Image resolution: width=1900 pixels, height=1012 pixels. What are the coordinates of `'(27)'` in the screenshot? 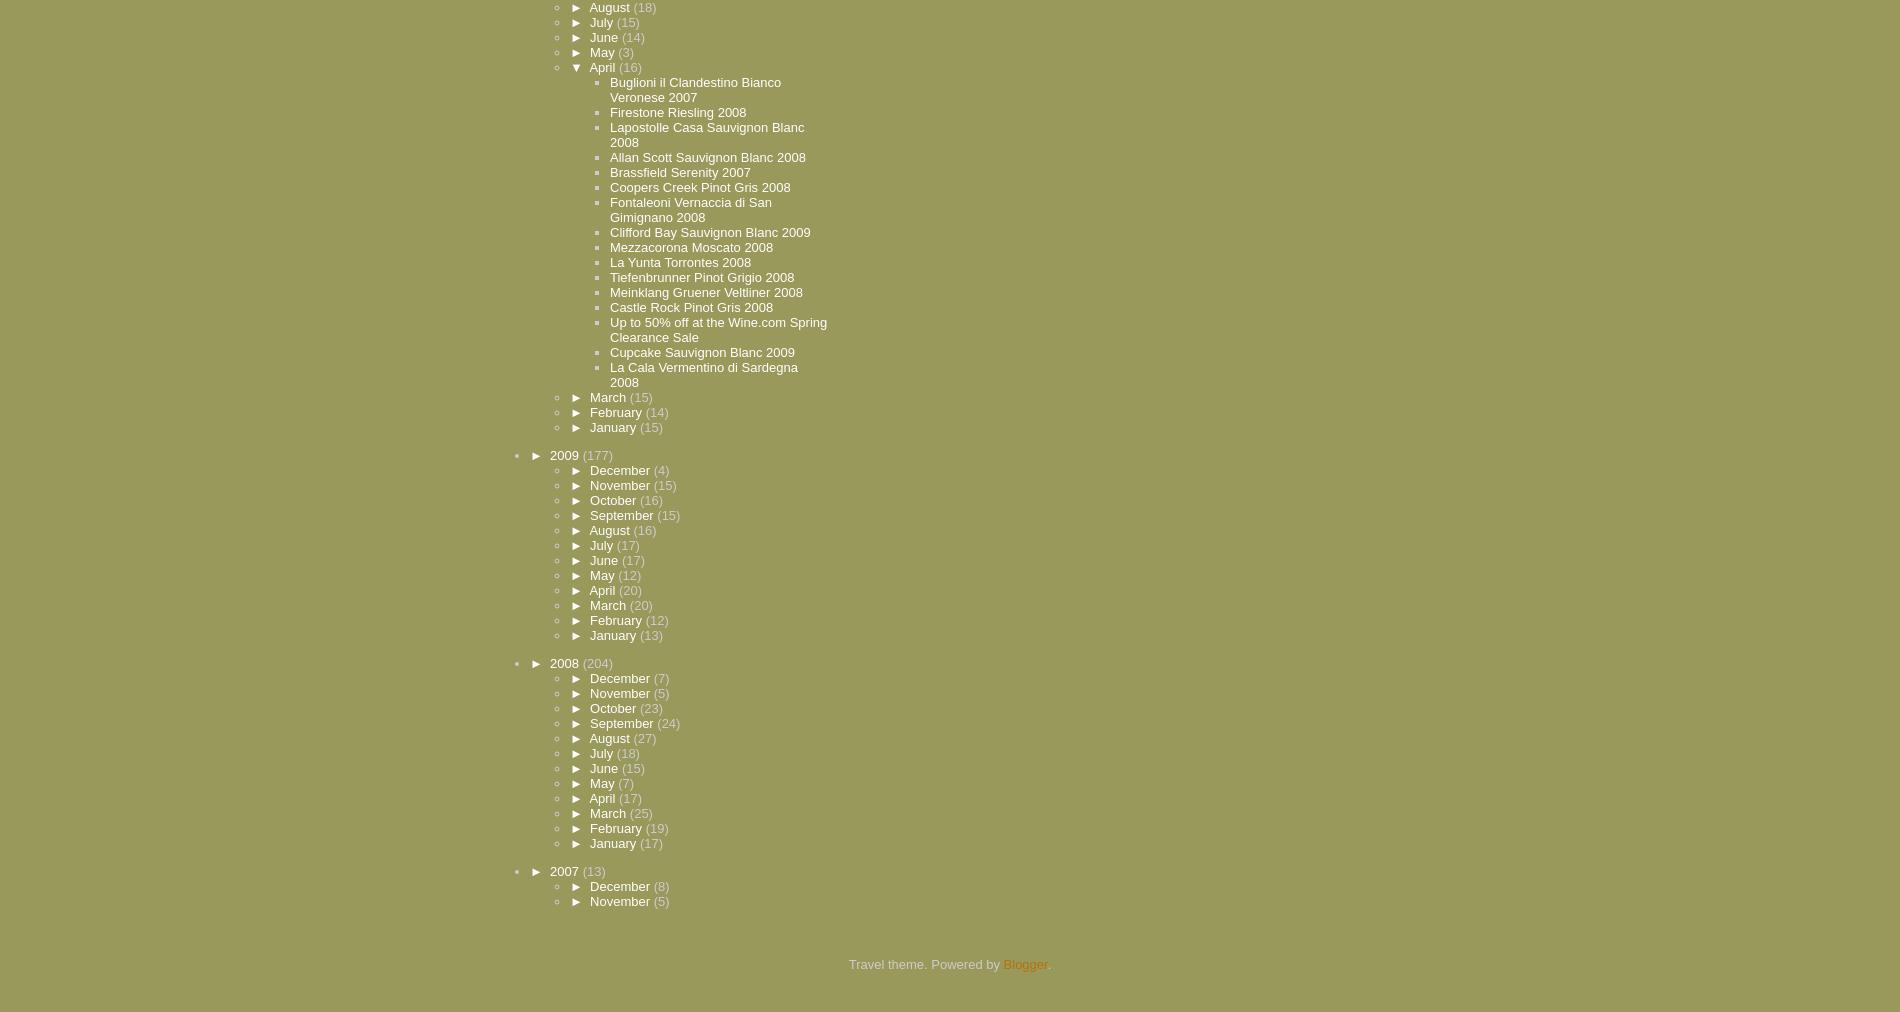 It's located at (644, 737).